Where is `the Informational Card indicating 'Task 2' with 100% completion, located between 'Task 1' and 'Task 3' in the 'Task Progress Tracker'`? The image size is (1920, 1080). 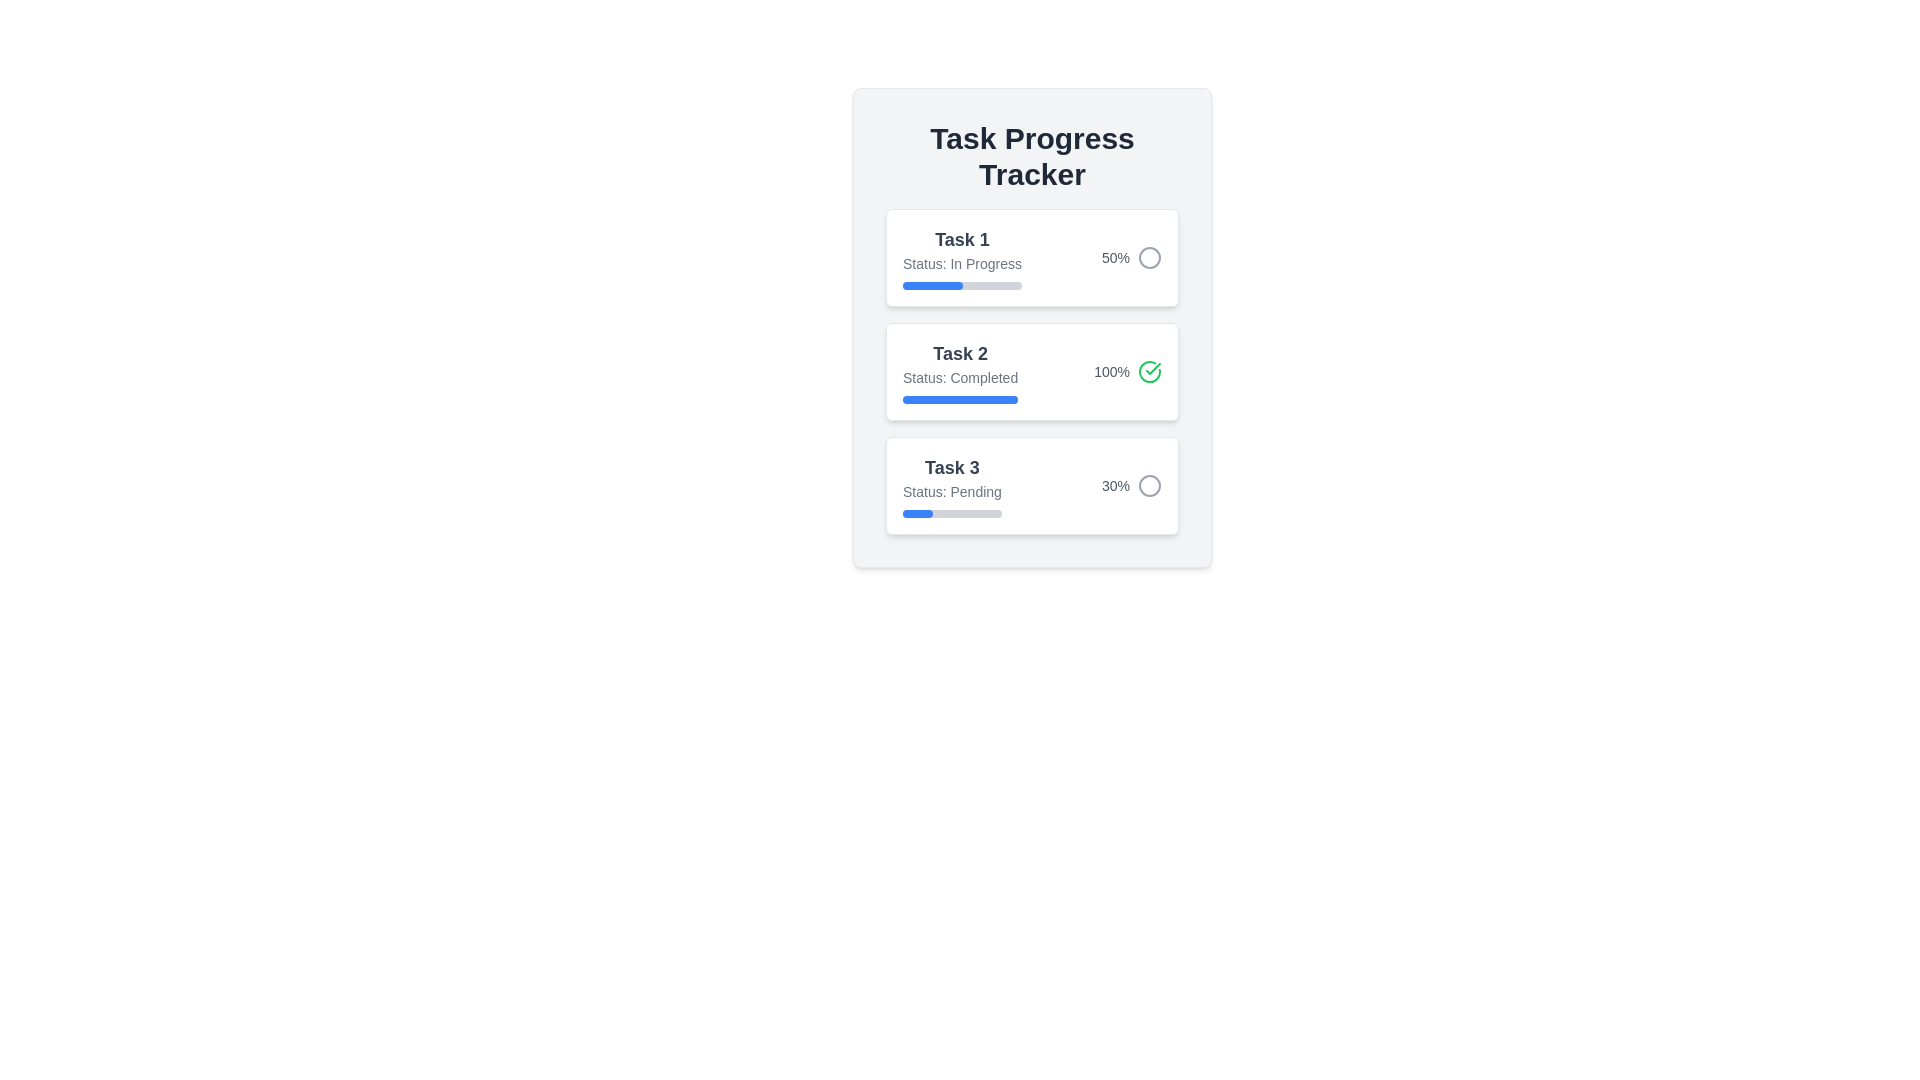 the Informational Card indicating 'Task 2' with 100% completion, located between 'Task 1' and 'Task 3' in the 'Task Progress Tracker' is located at coordinates (1032, 326).